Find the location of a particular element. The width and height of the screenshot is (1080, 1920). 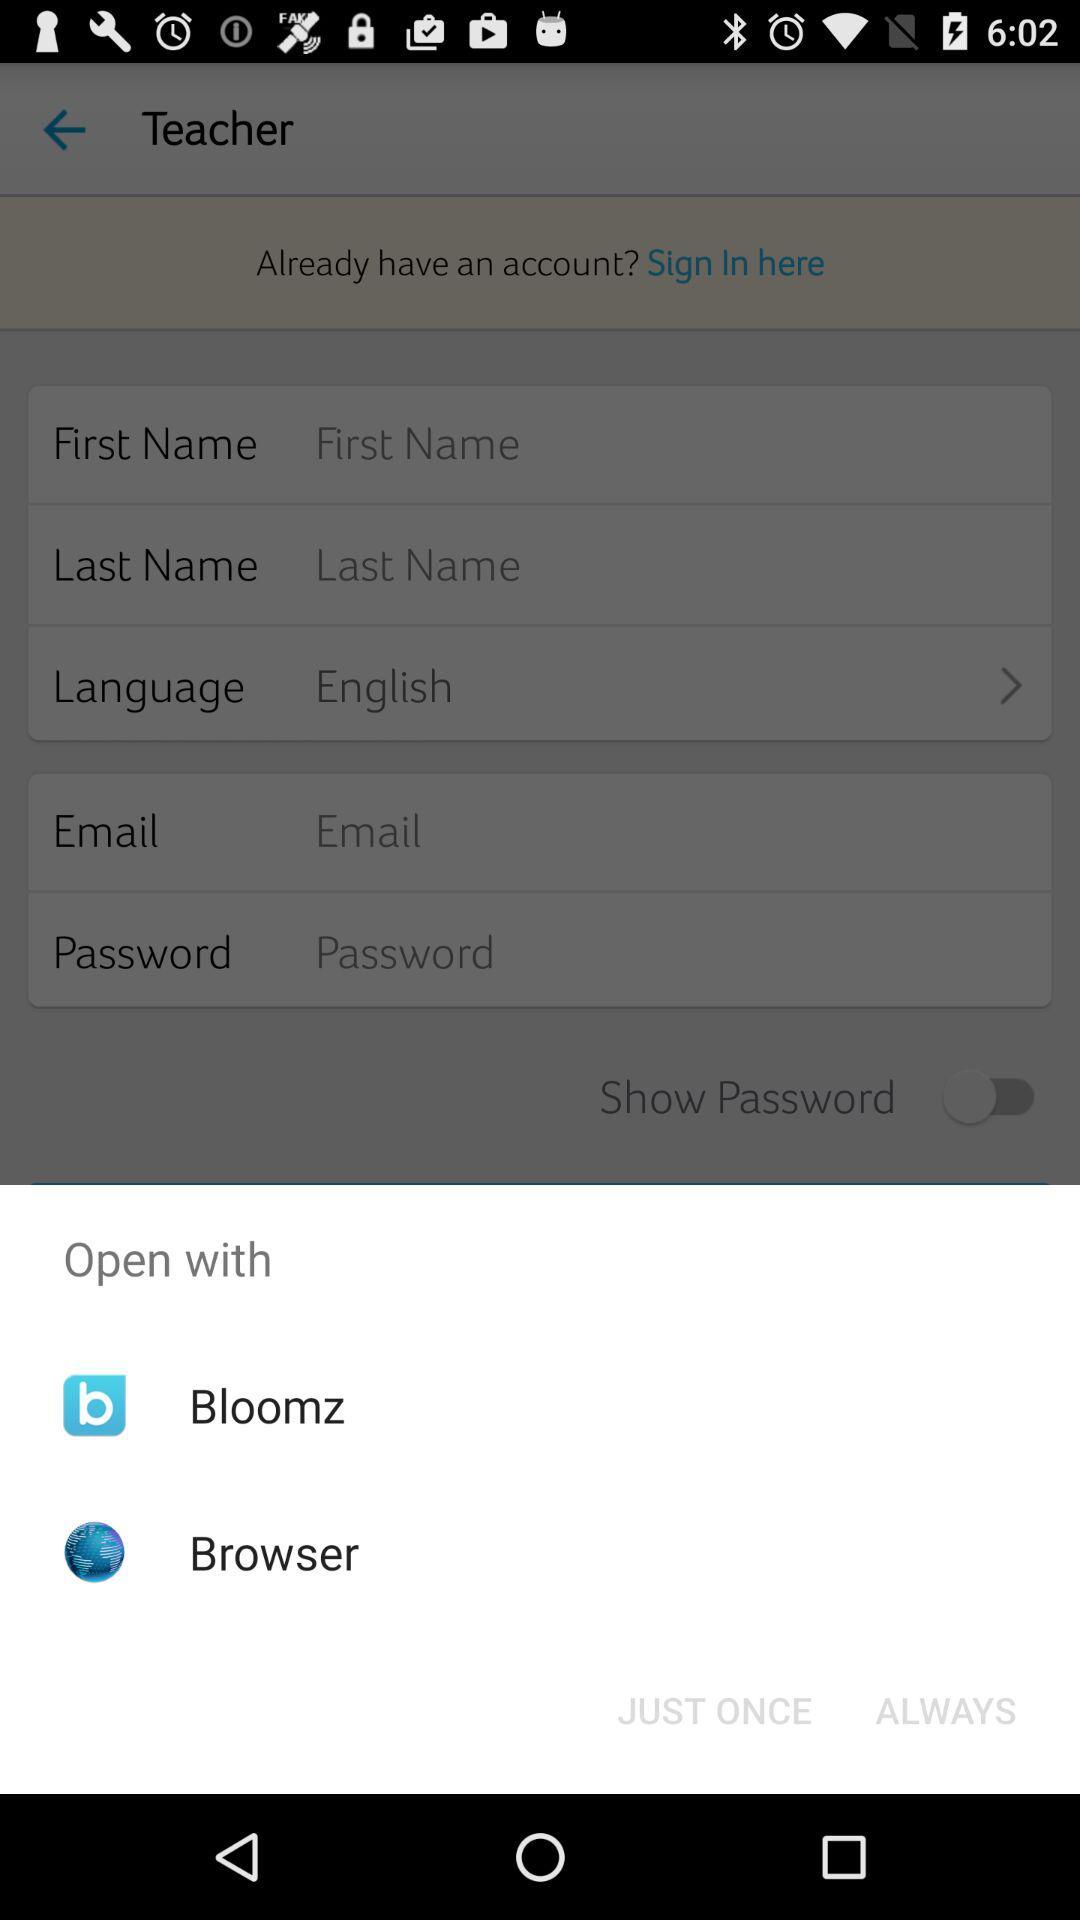

the just once icon is located at coordinates (713, 1708).